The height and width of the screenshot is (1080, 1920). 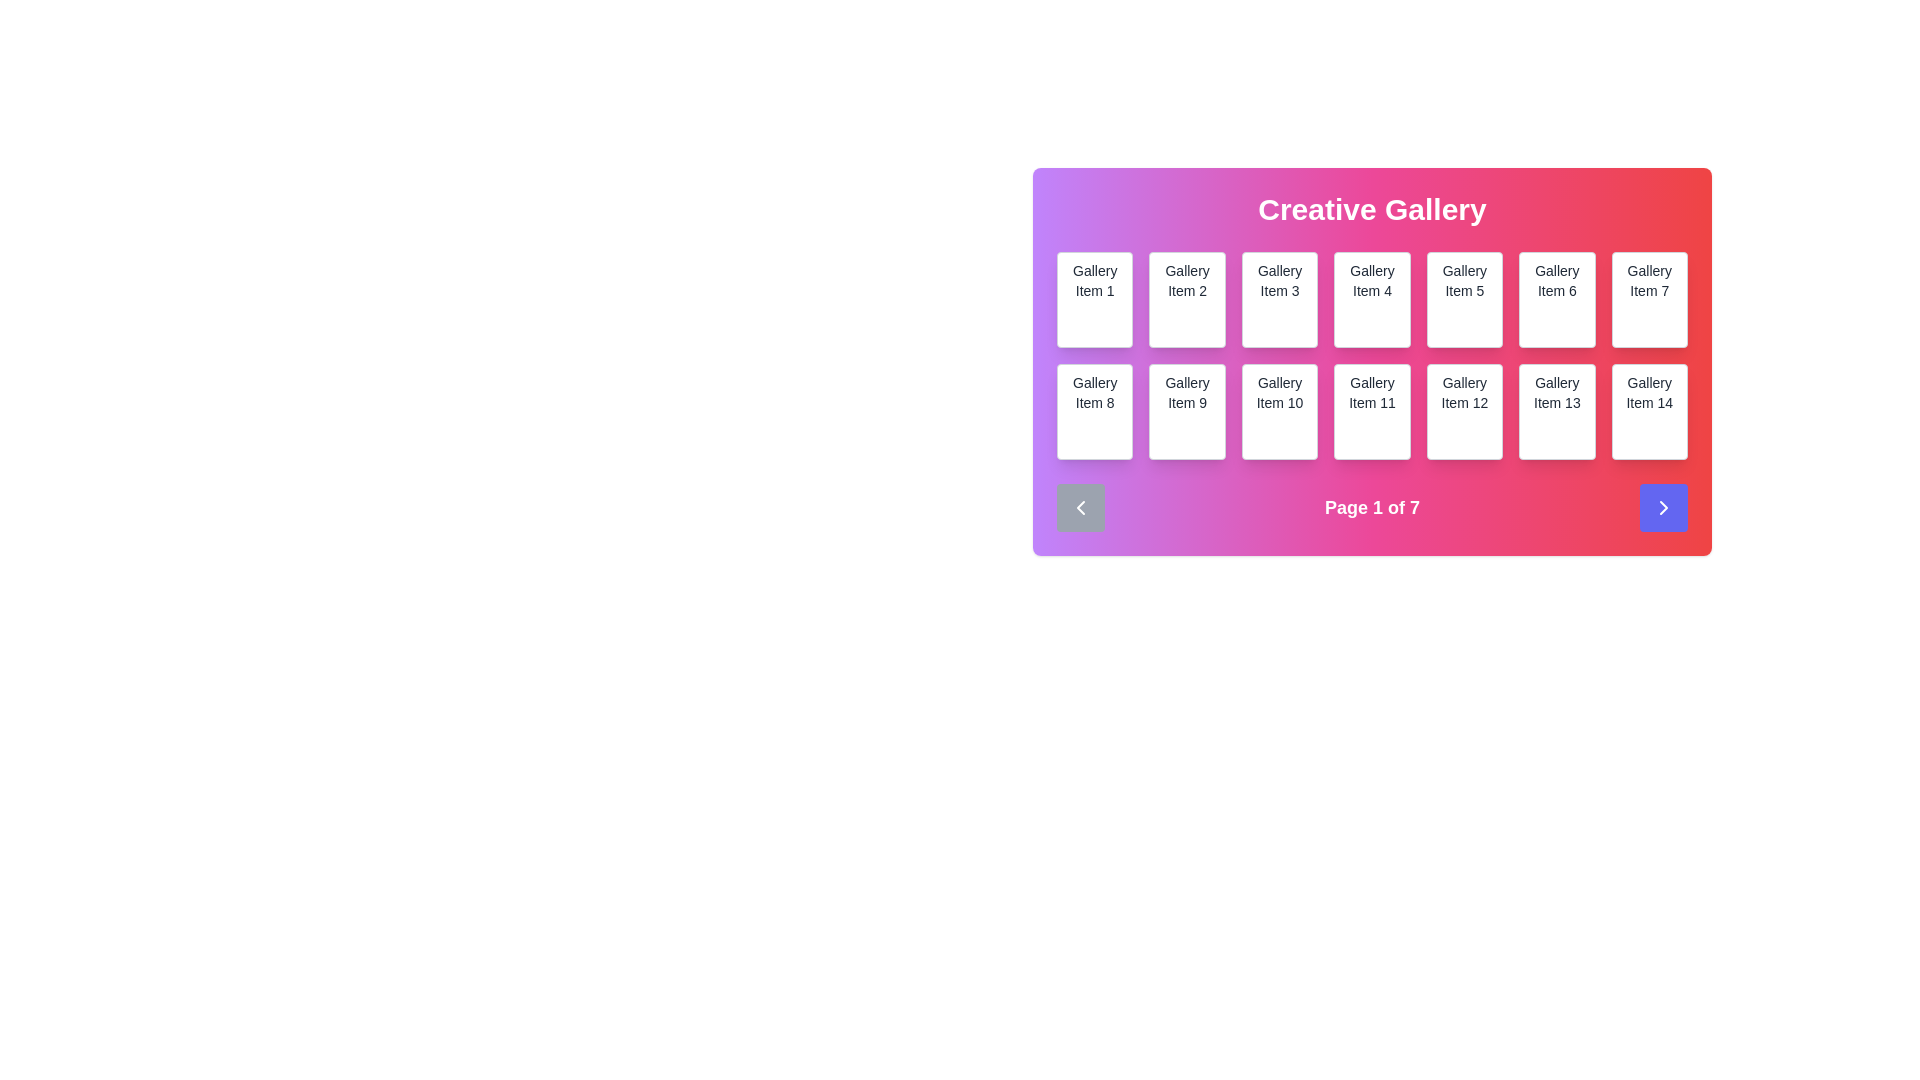 I want to click on the Display card labeled 'Gallery Item 11' in the 'Creative Gallery' section of the grid, so click(x=1371, y=362).